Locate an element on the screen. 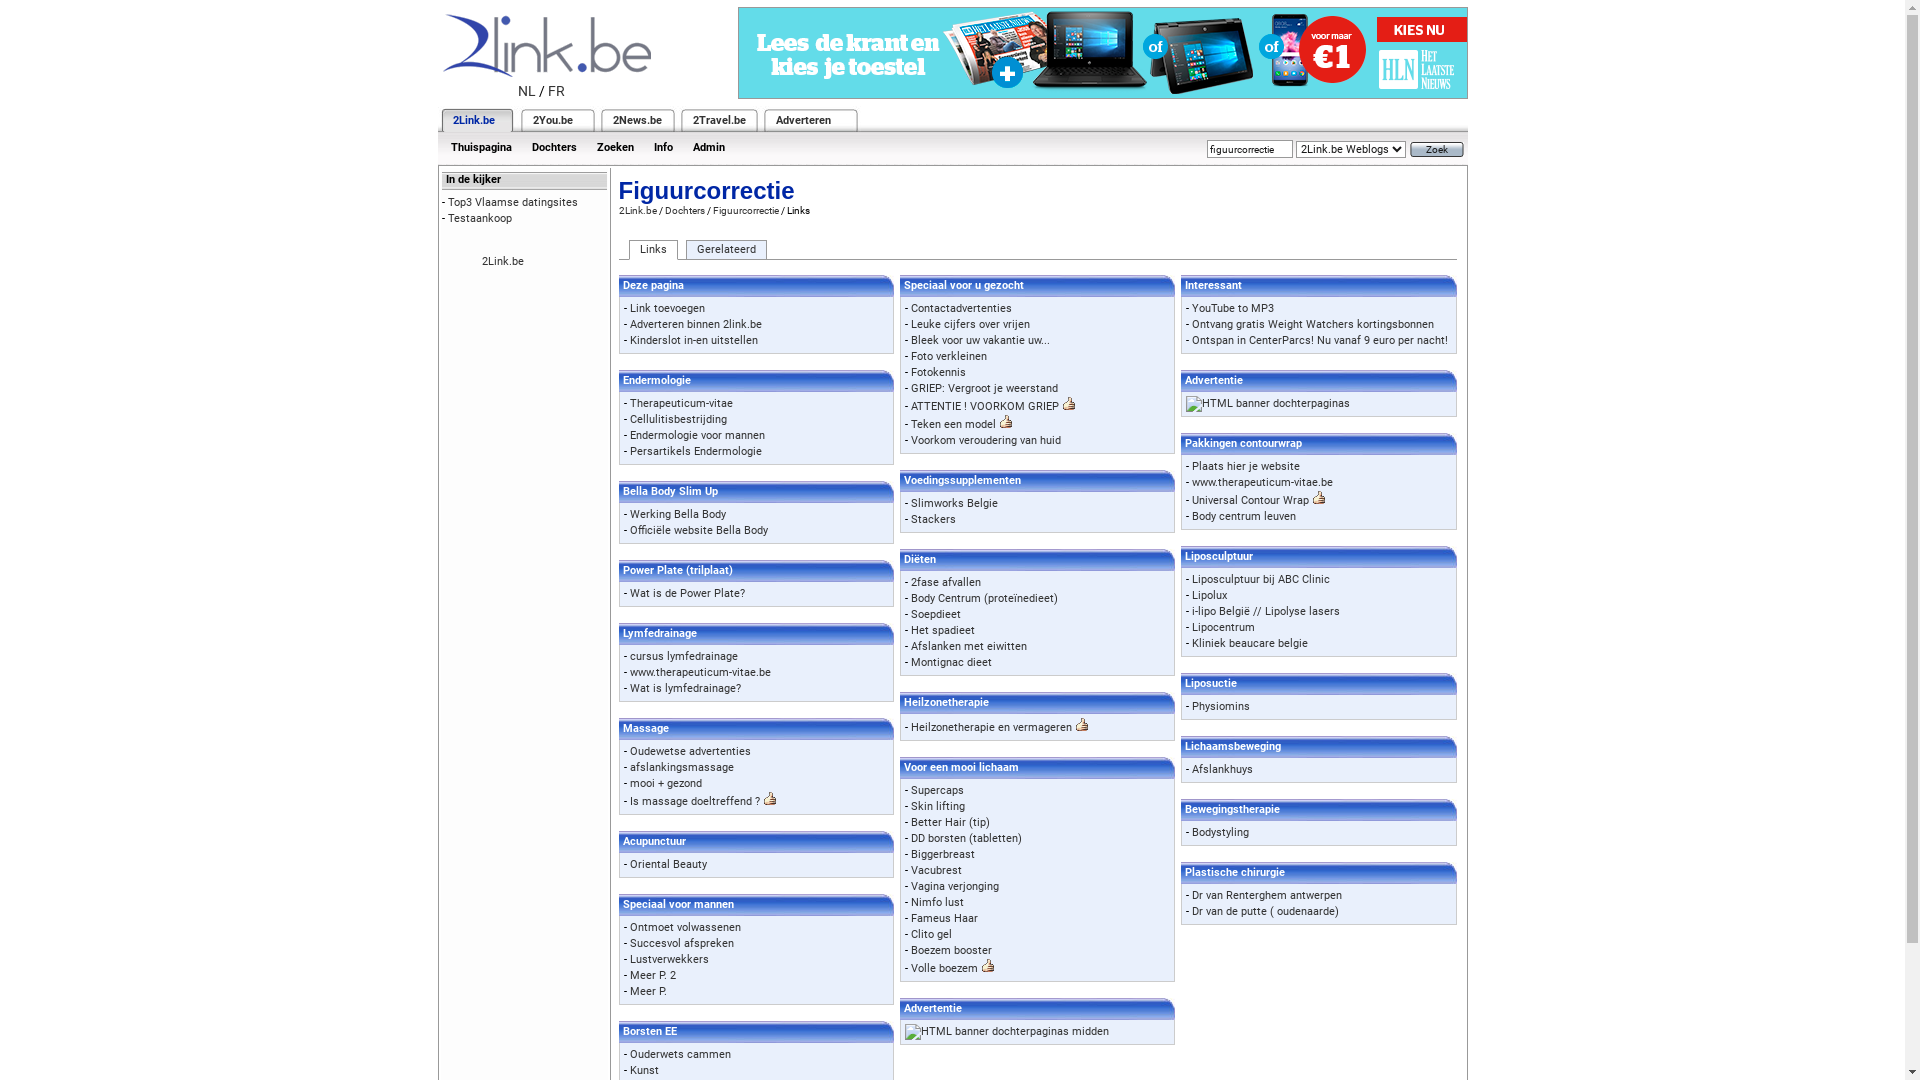 The height and width of the screenshot is (1080, 1920). 'Adverteren' is located at coordinates (803, 120).